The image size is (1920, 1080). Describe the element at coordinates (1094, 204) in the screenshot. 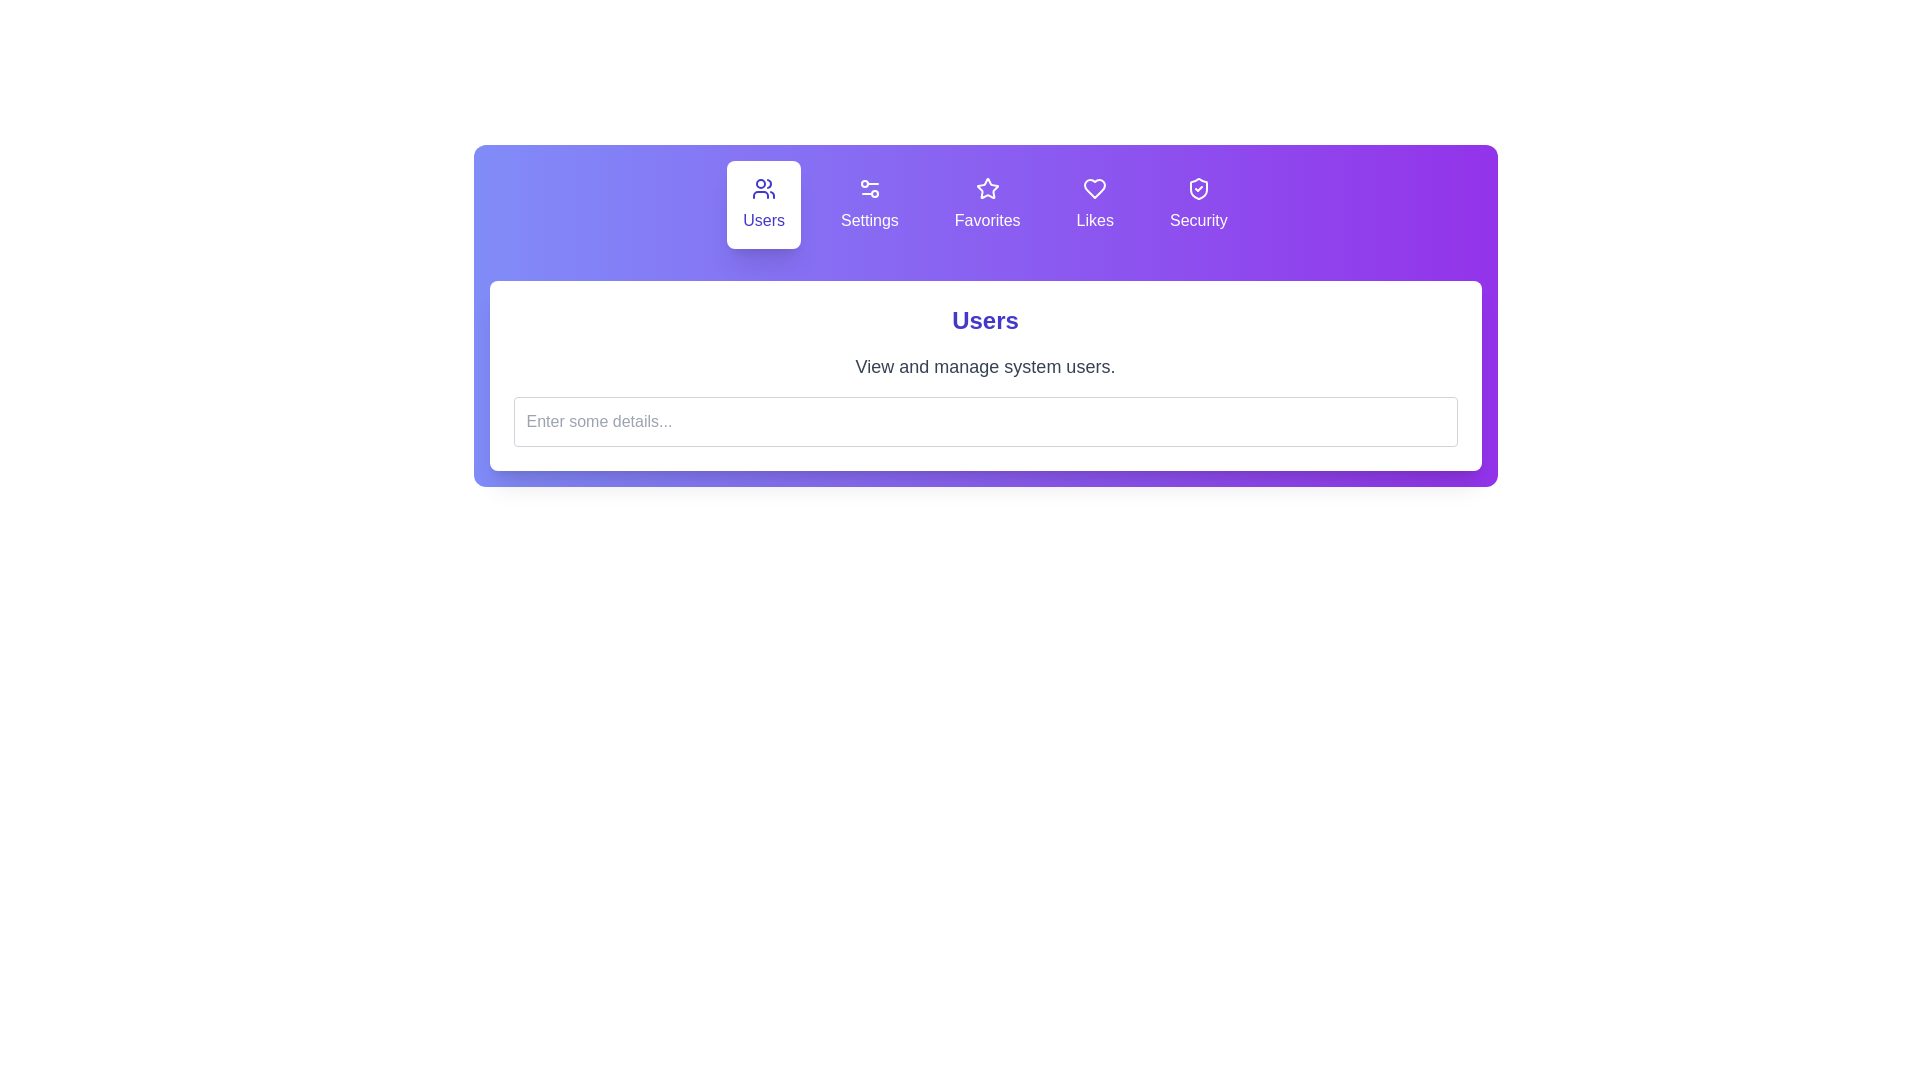

I see `the tab labeled Likes to read its description` at that location.